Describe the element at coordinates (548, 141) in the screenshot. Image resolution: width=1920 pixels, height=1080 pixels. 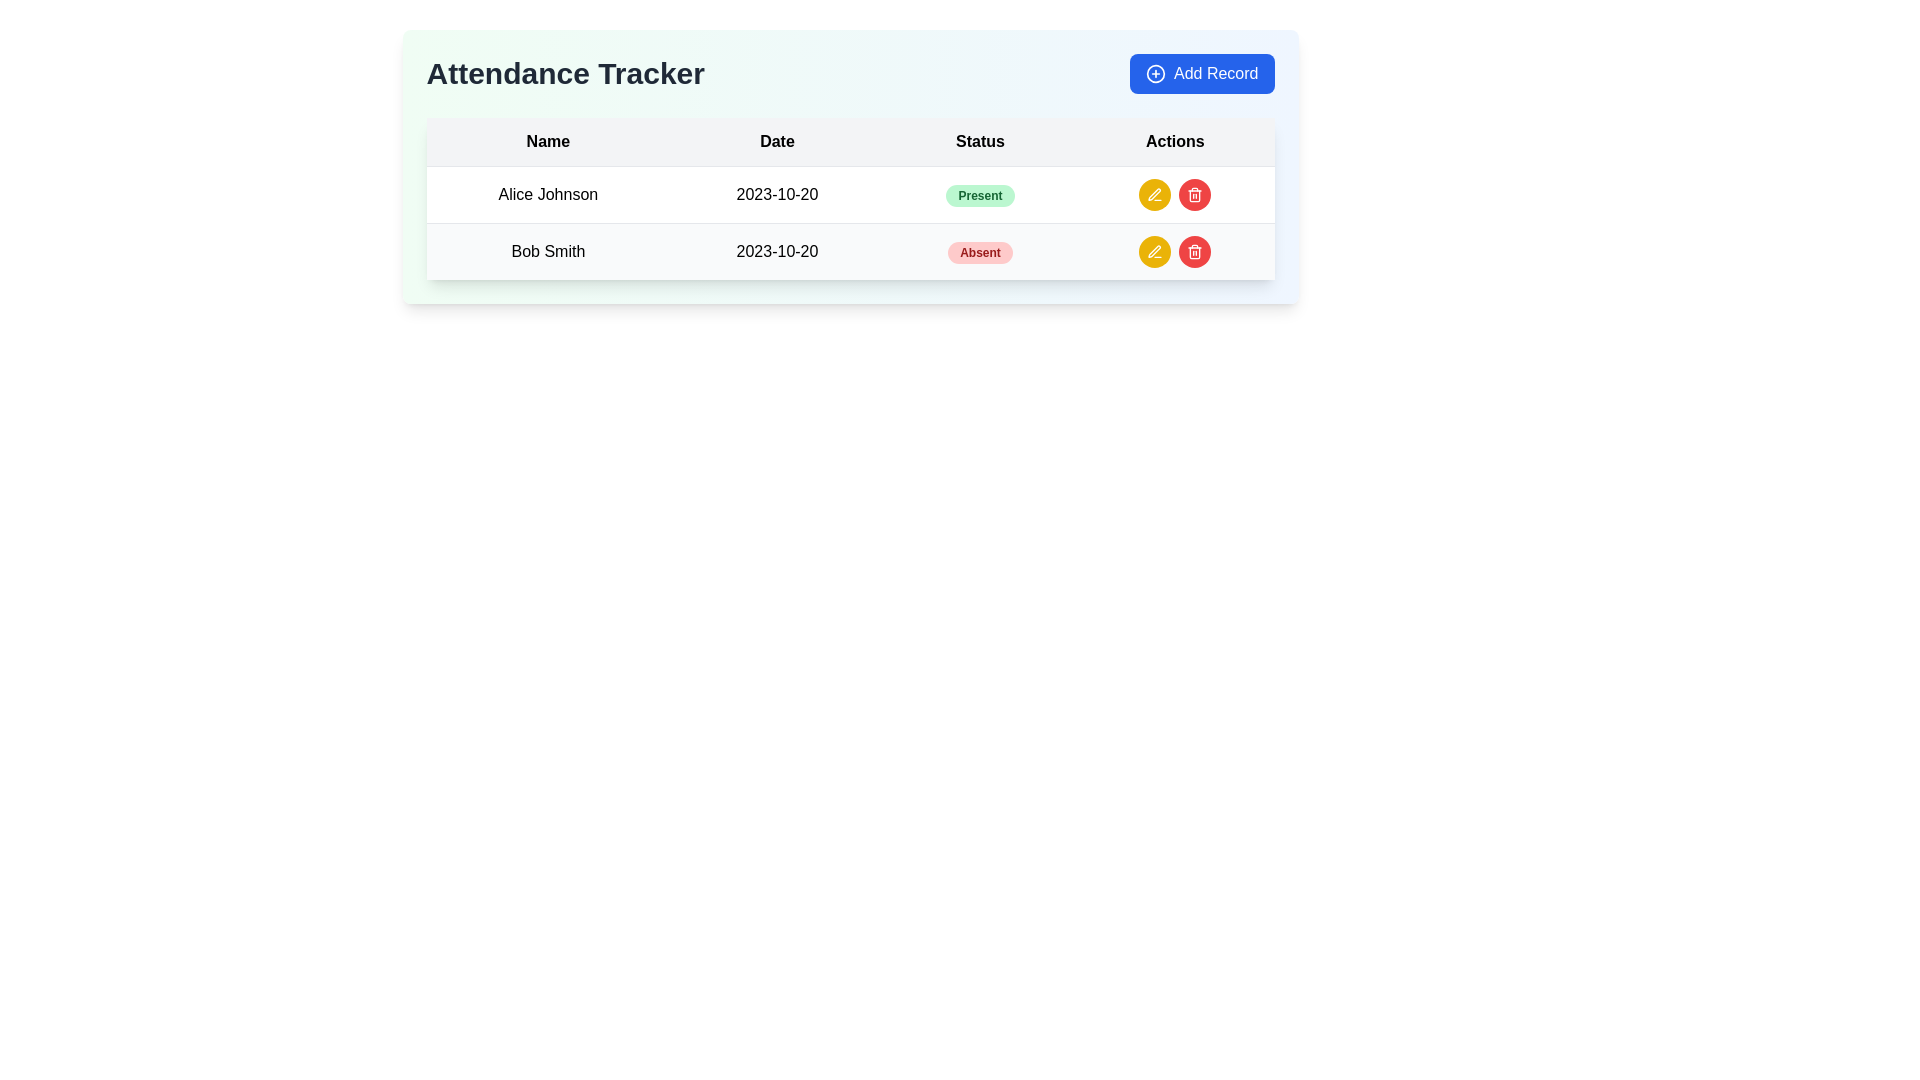
I see `the 'Name' column header in the Attendance Tracker table, which is located at the top-left corner of the table structure, immediately to the right of the title` at that location.